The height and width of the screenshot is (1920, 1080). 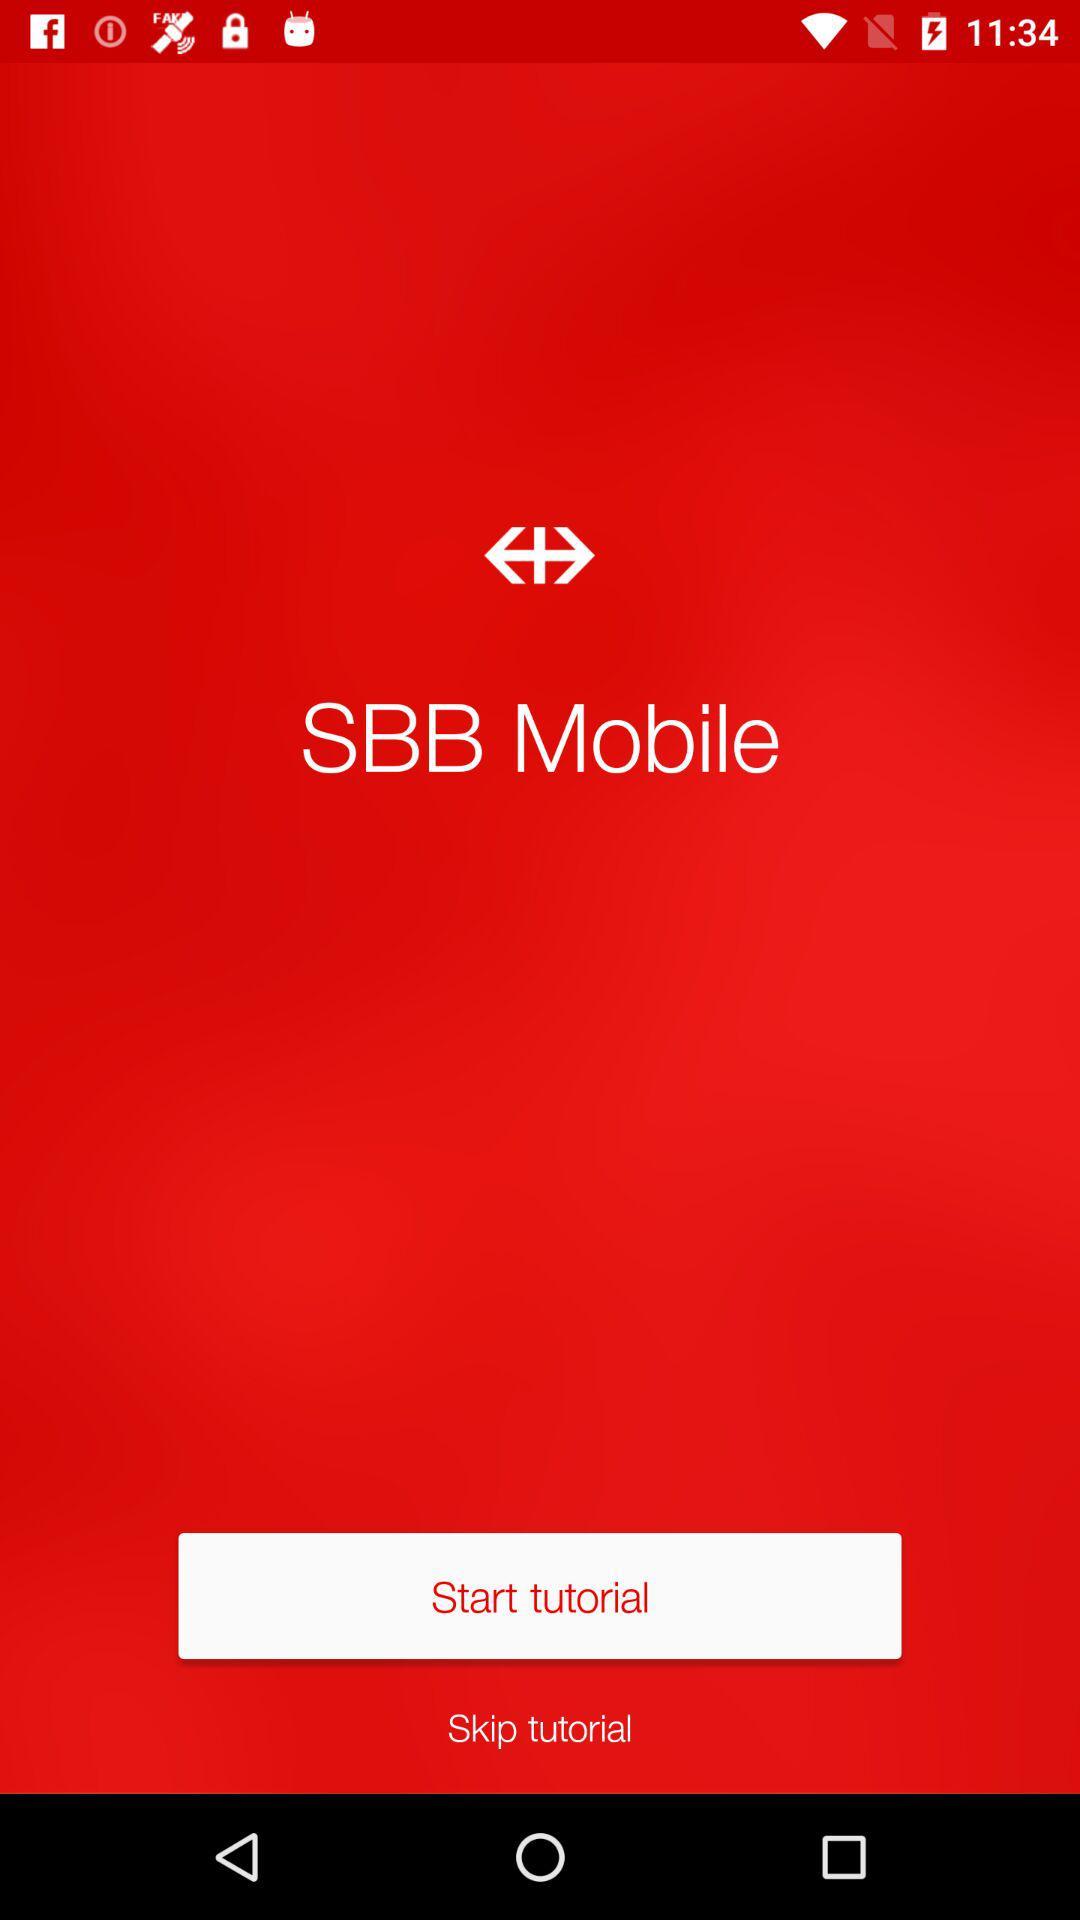 What do you see at coordinates (540, 1725) in the screenshot?
I see `skip tutorial icon` at bounding box center [540, 1725].